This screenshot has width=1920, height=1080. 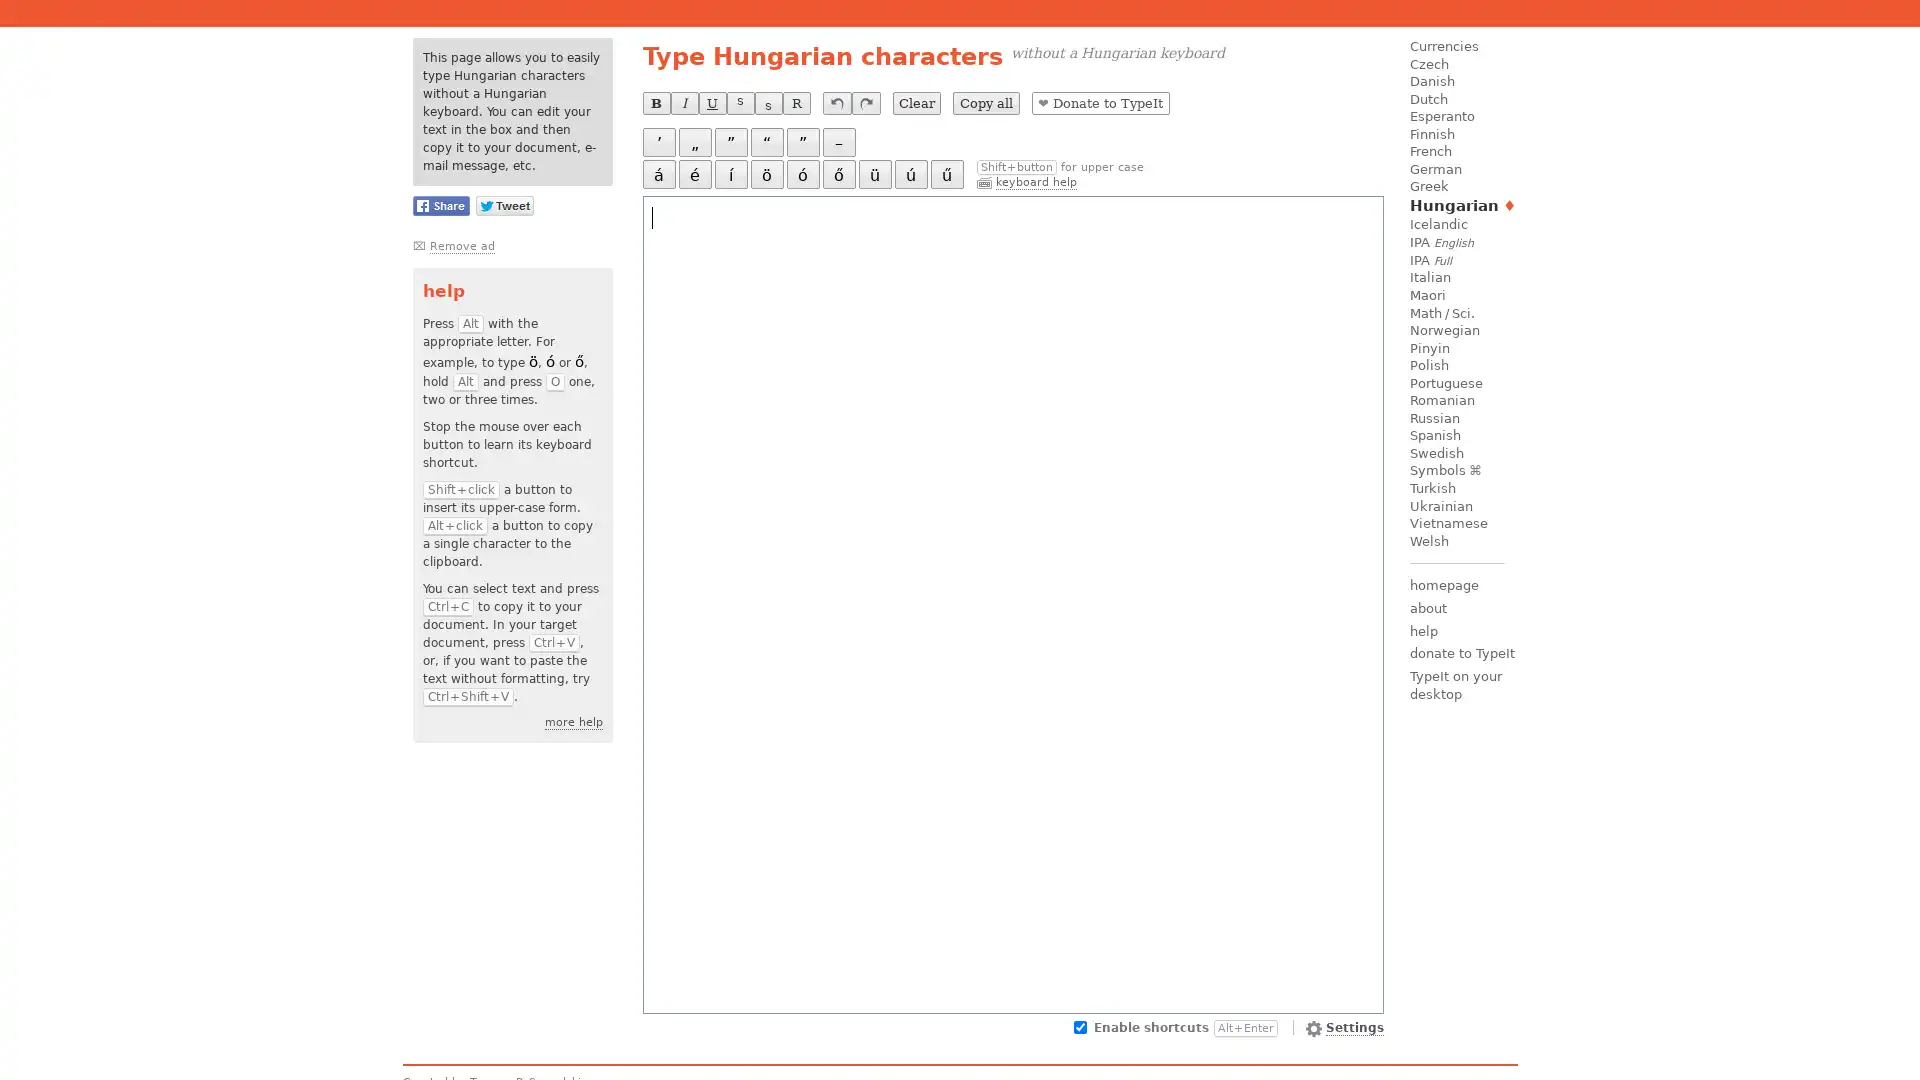 I want to click on Share this page on Facebook, so click(x=439, y=205).